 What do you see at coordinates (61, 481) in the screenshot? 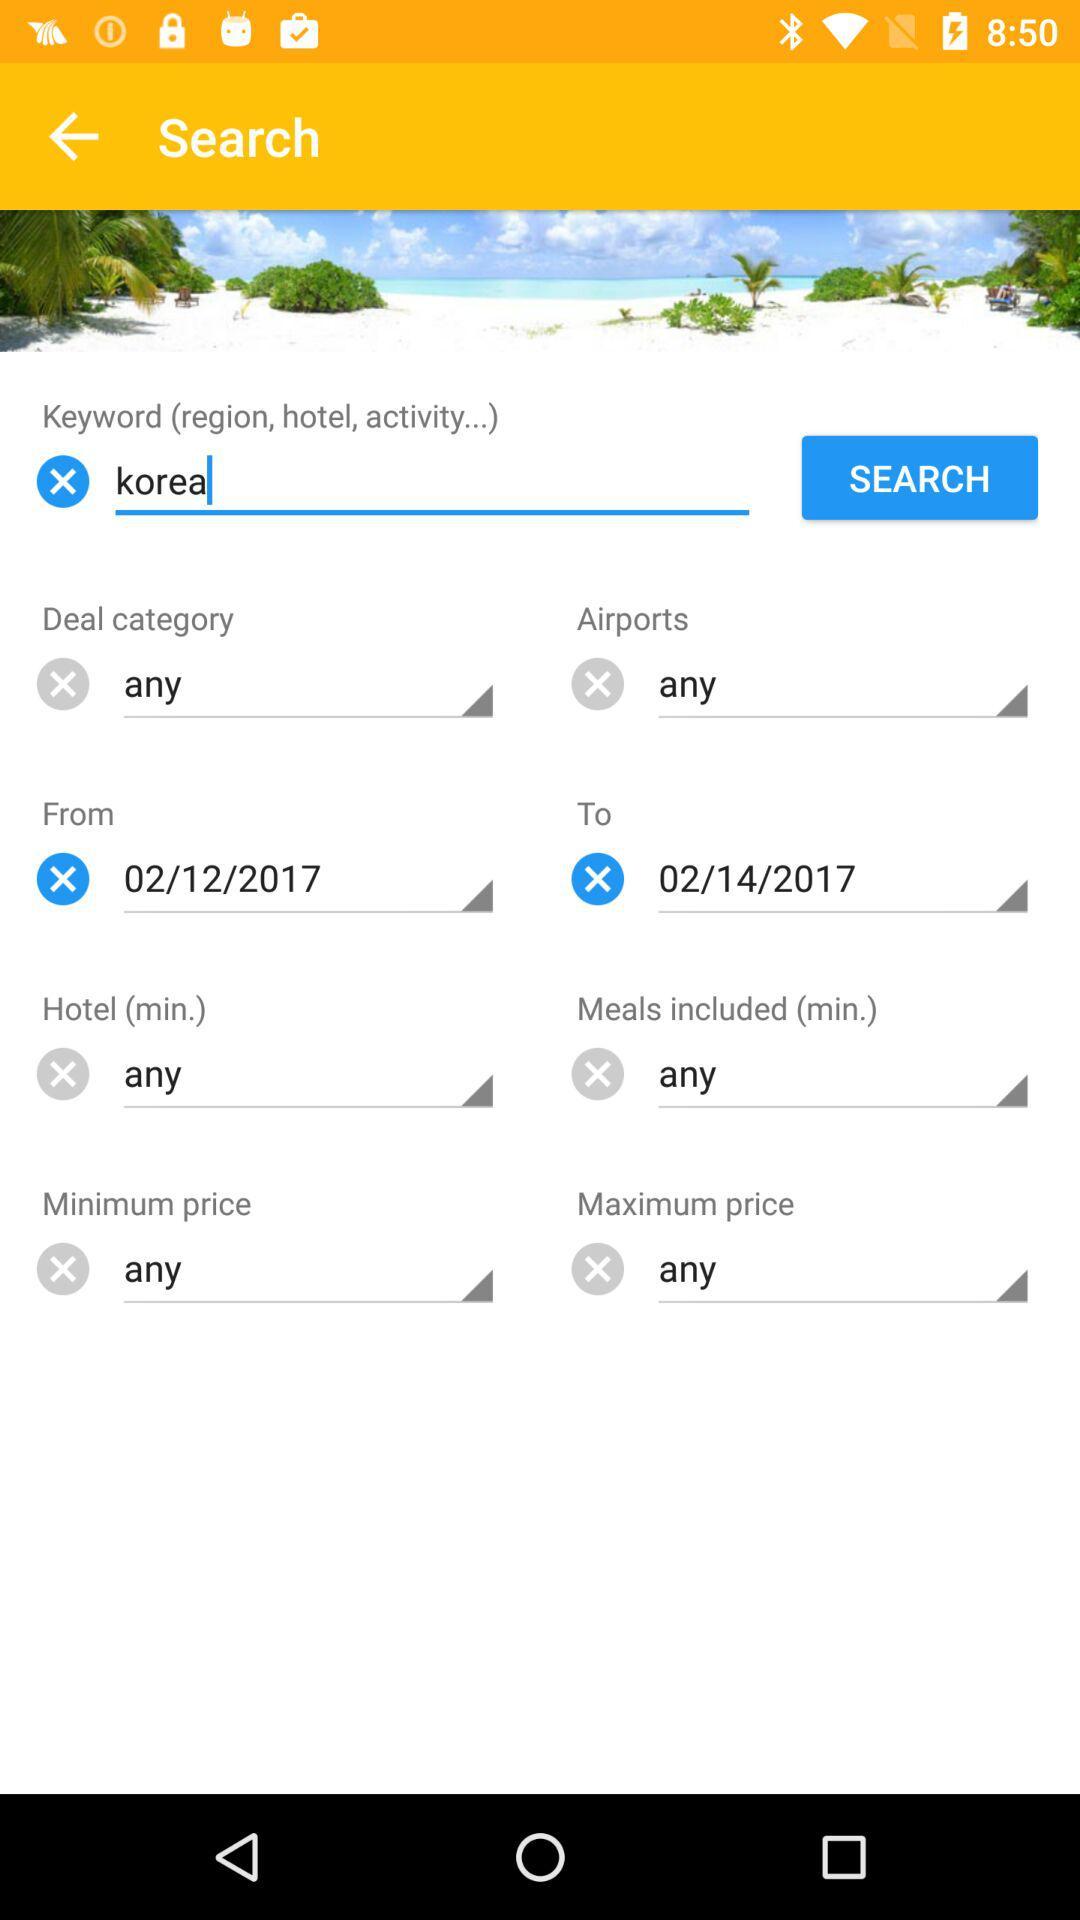
I see `the close icon` at bounding box center [61, 481].